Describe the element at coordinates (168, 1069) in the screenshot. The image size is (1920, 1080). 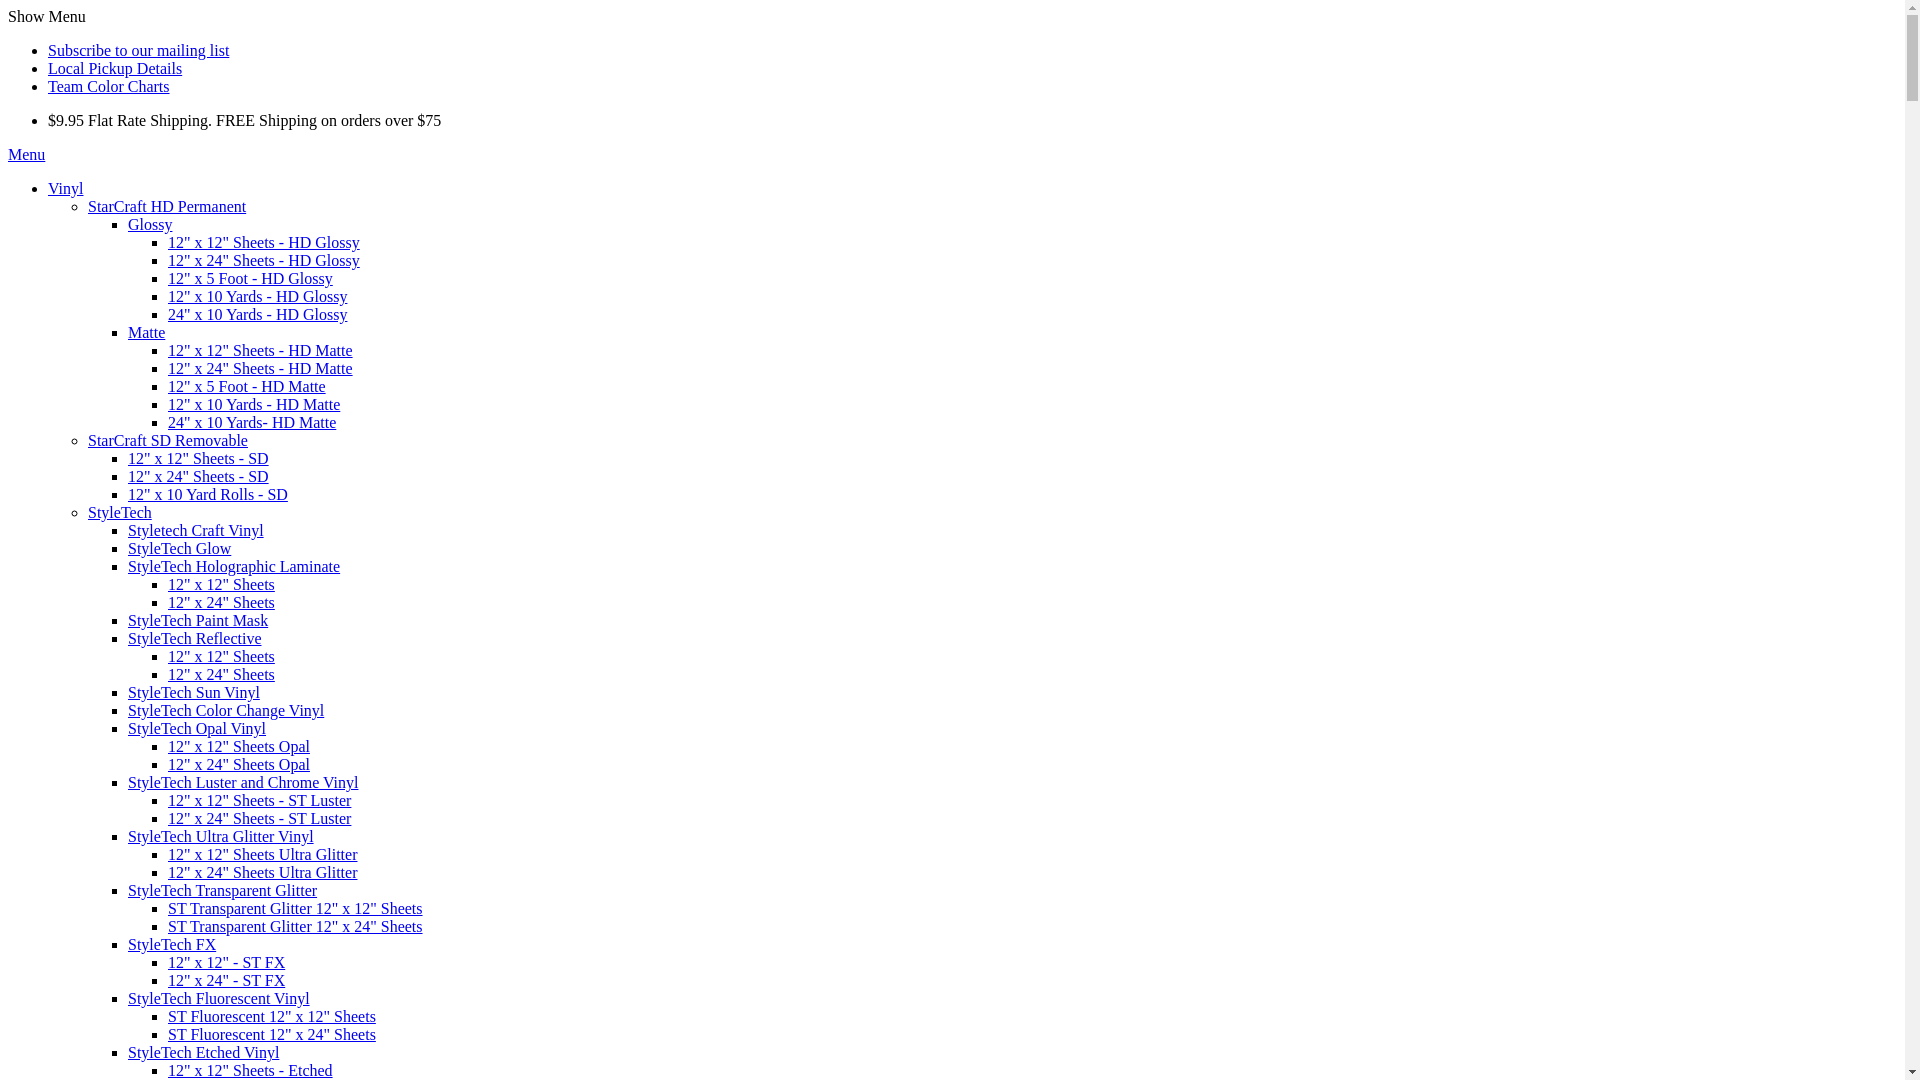
I see `'12" x 12" Sheets - Etched'` at that location.